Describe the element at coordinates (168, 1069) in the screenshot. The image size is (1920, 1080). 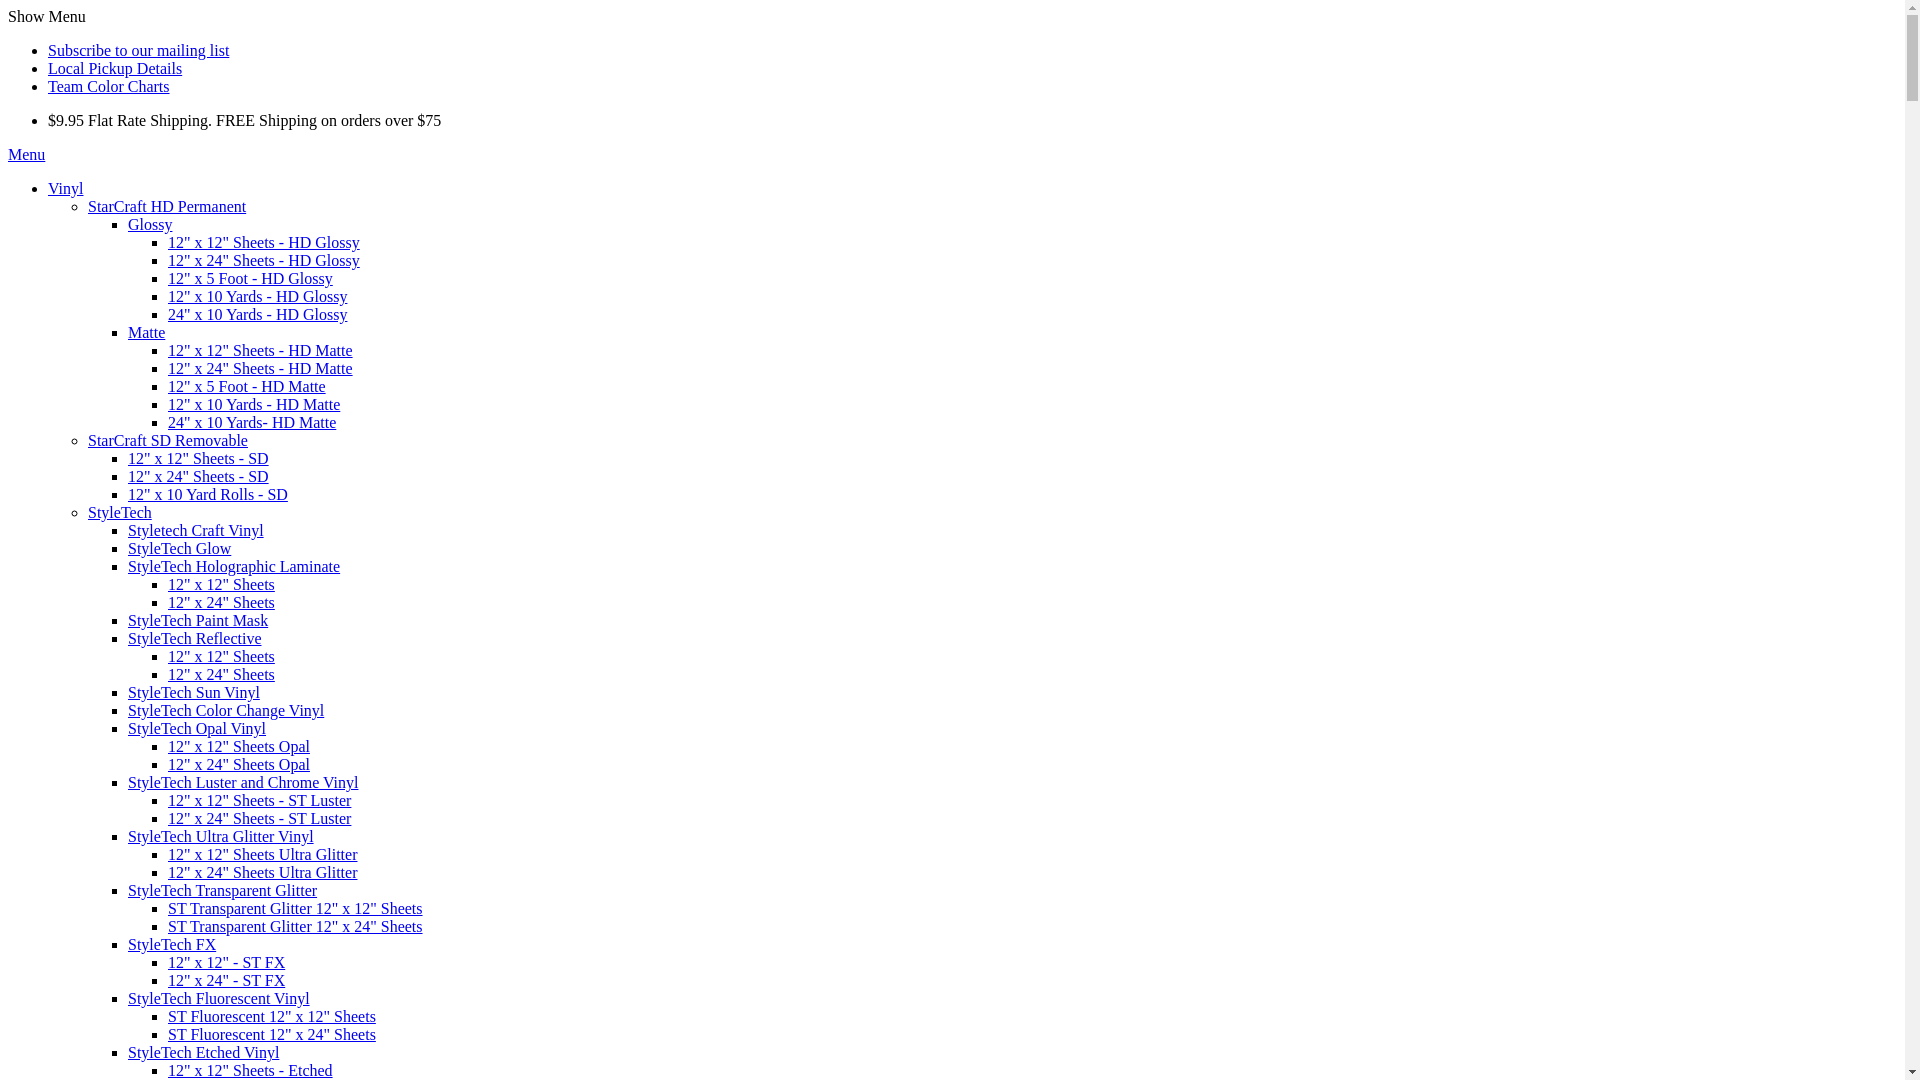
I see `'12" x 12" Sheets - Etched'` at that location.